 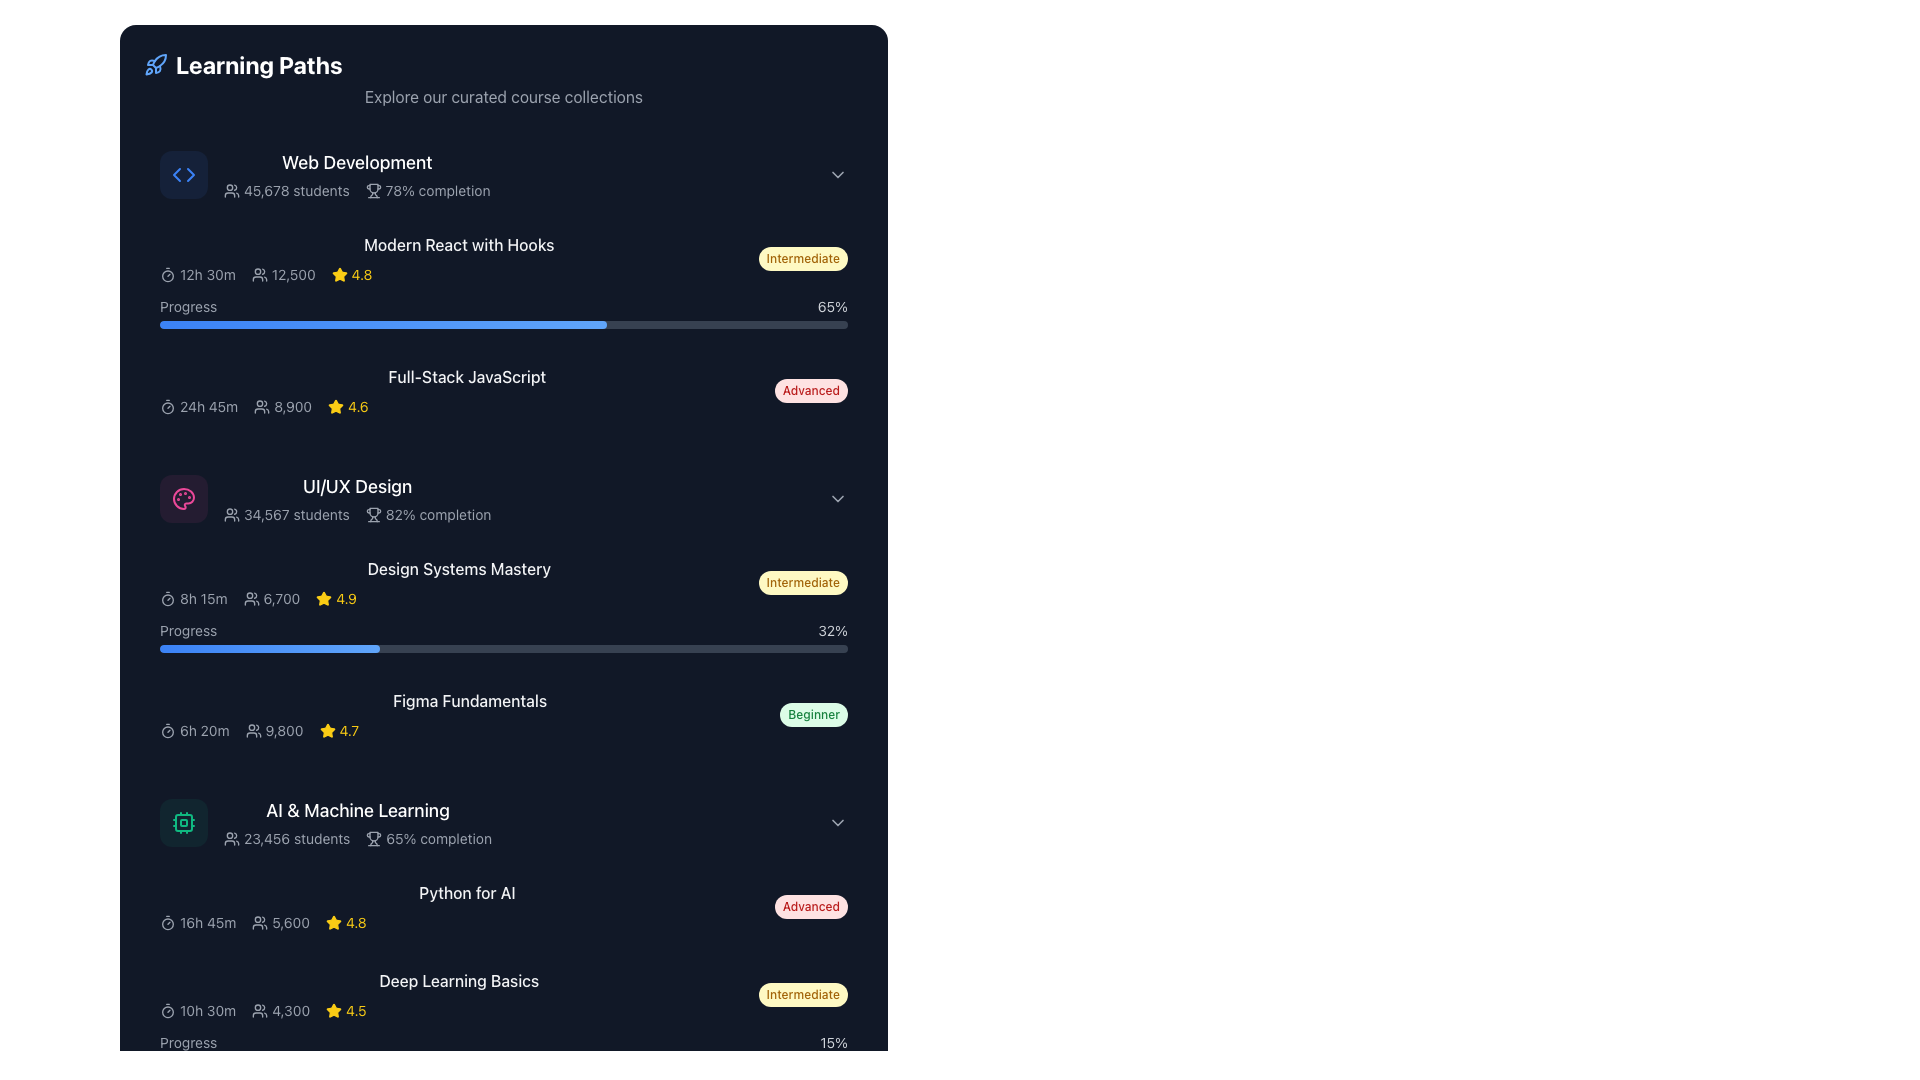 I want to click on the Information display row that shows course details including duration, participants, and rating beneath the 'Python for AI' course section, so click(x=466, y=922).